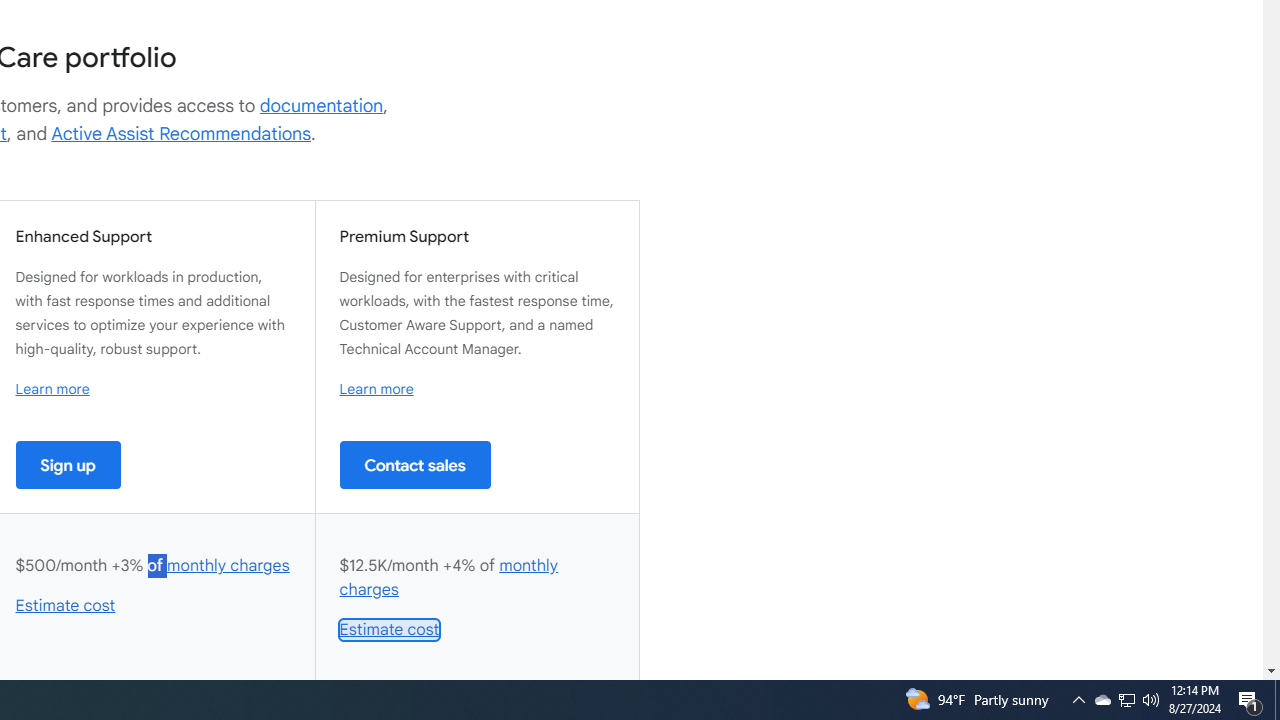 The width and height of the screenshot is (1280, 720). What do you see at coordinates (181, 133) in the screenshot?
I see `'Active Assist Recommendations'` at bounding box center [181, 133].